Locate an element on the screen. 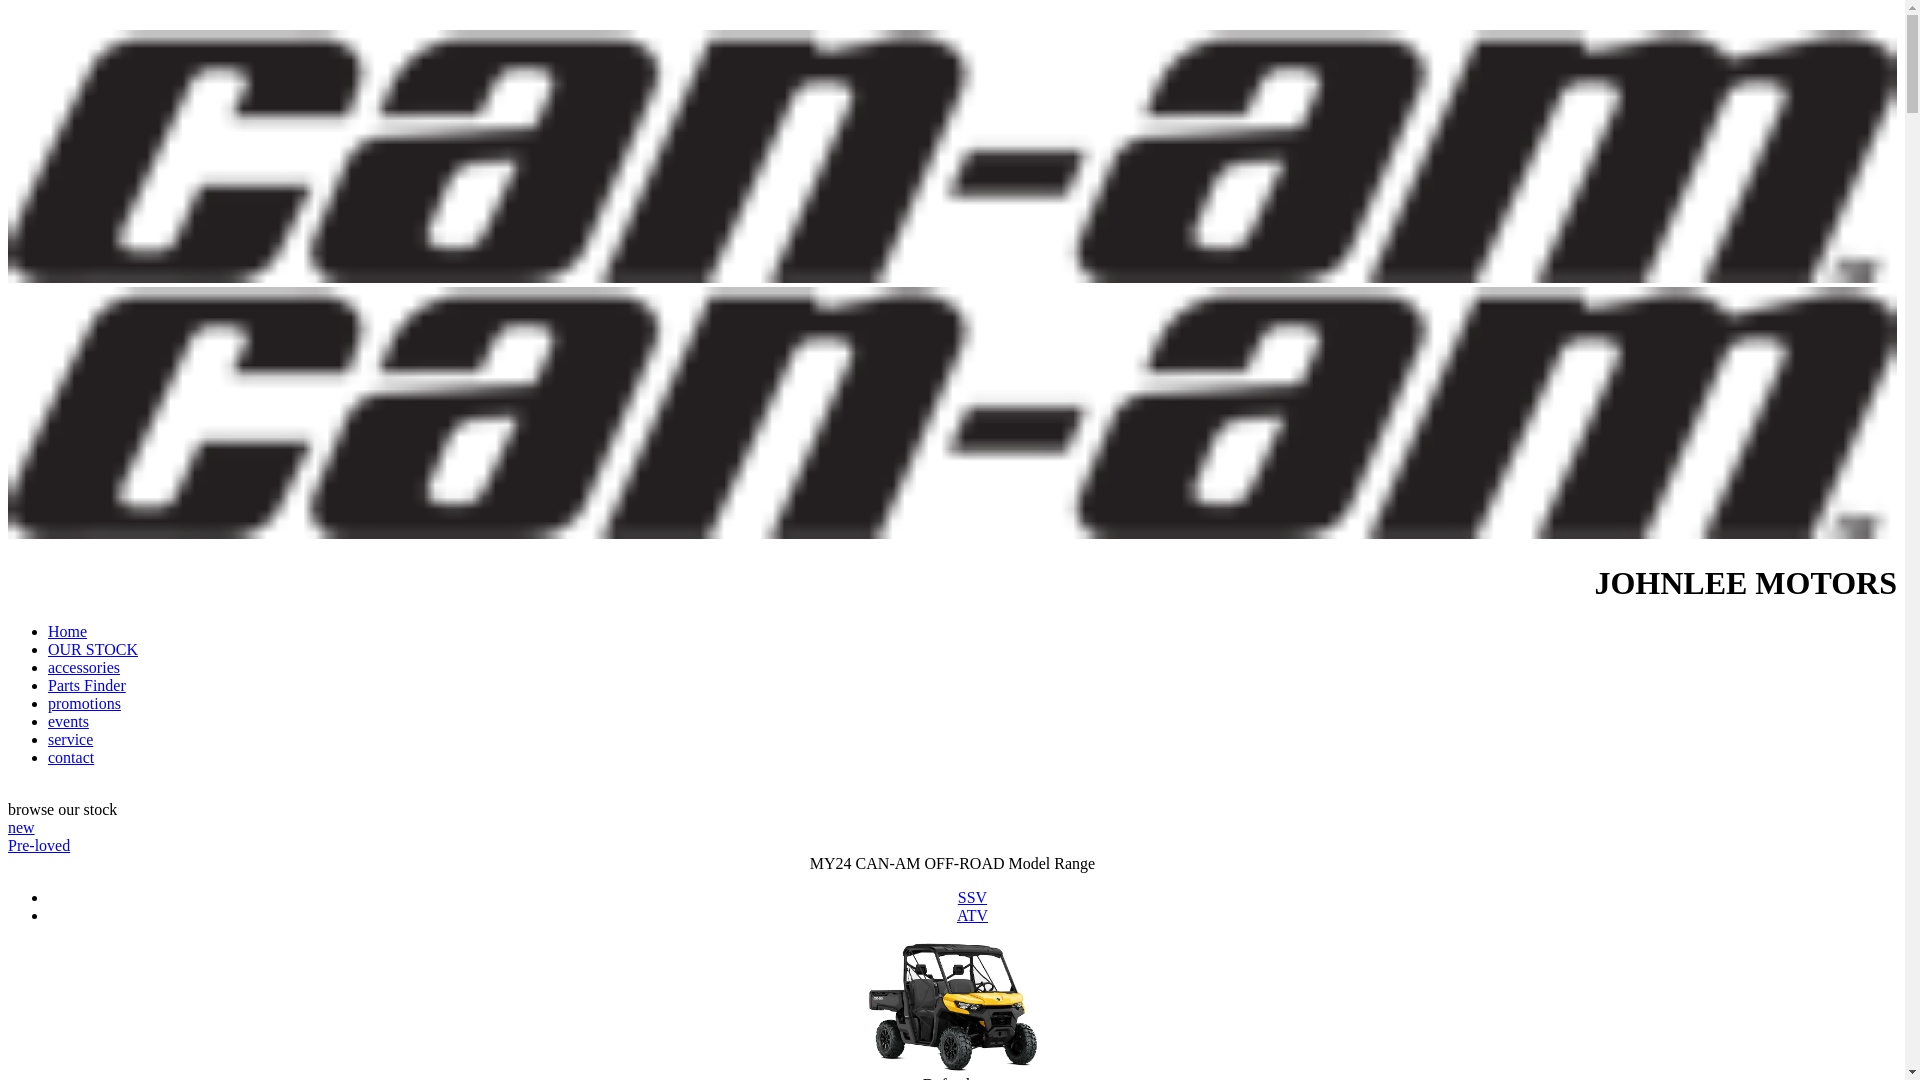 The width and height of the screenshot is (1920, 1080). 'SSV' is located at coordinates (972, 896).